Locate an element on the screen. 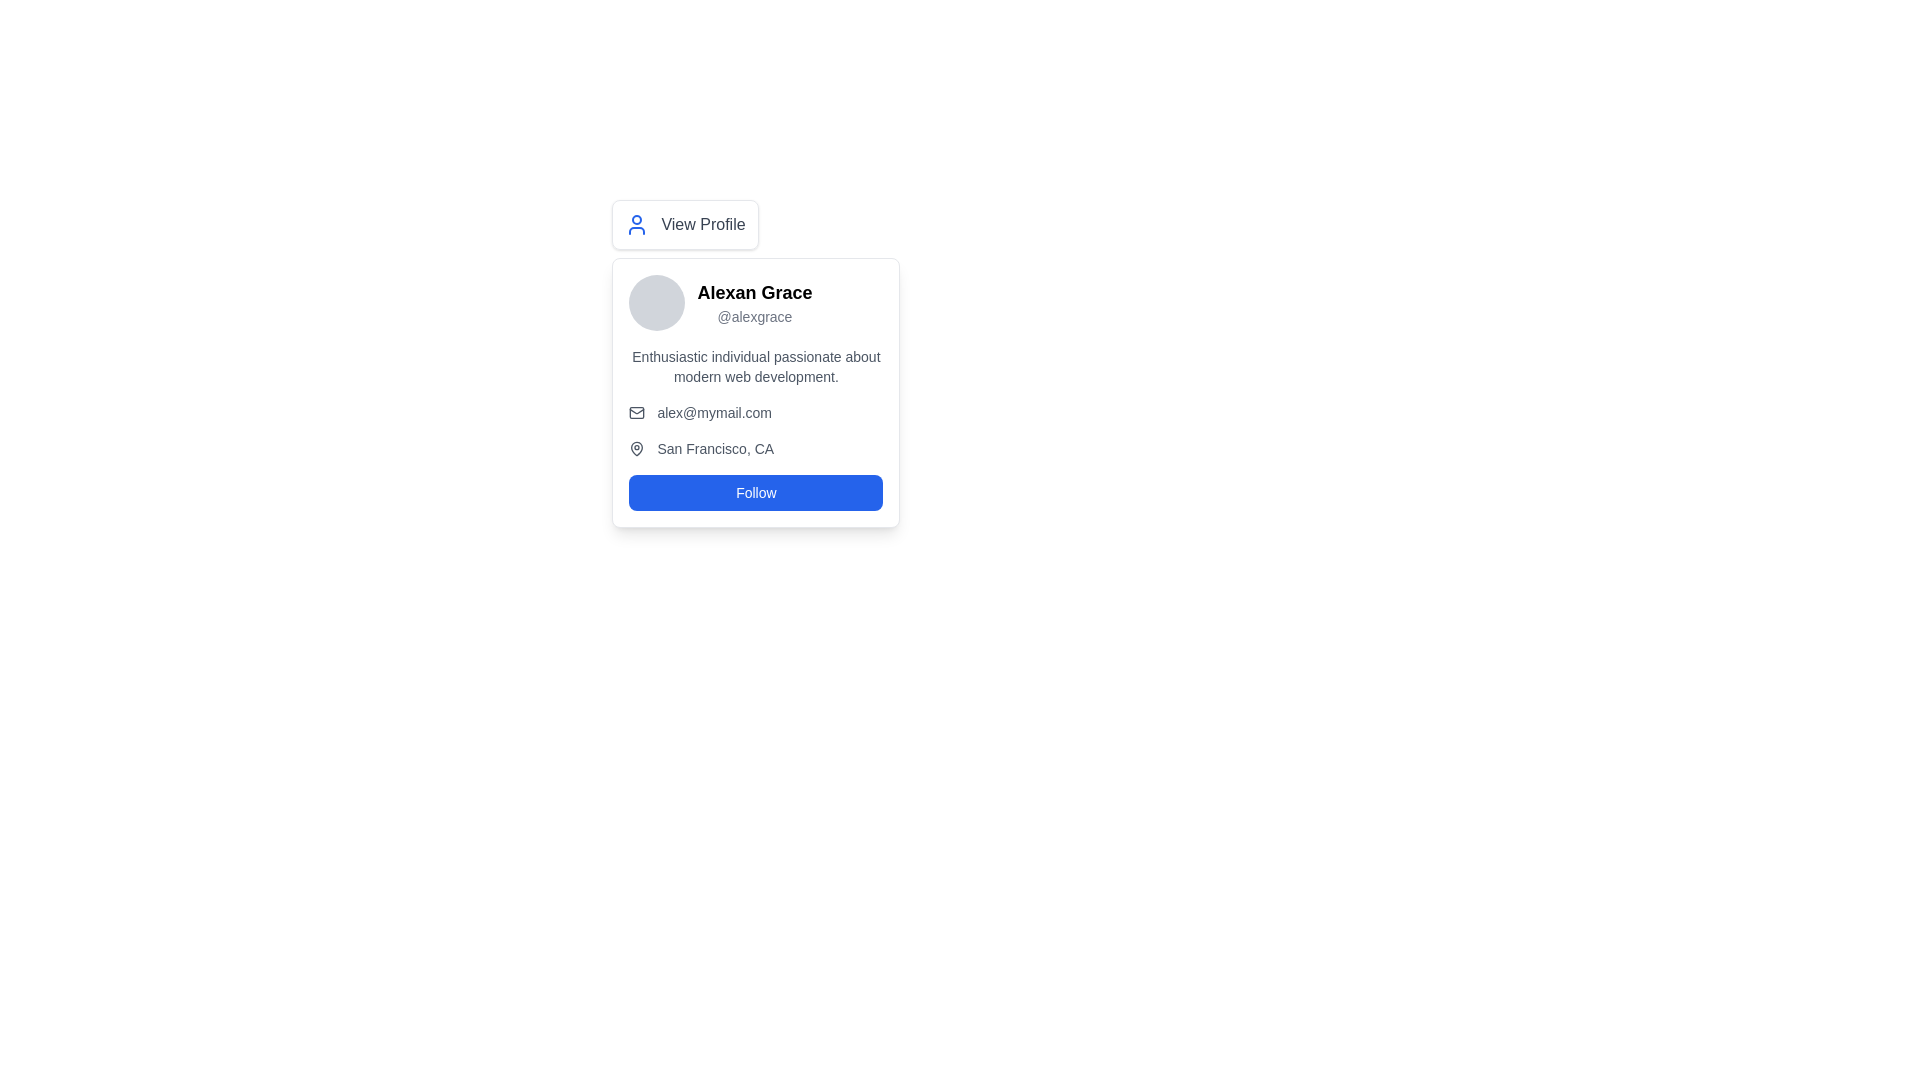  the user profile icon located on the left side of the 'View Profile' component, which serves as a visual indicator for profile-related actions is located at coordinates (636, 224).